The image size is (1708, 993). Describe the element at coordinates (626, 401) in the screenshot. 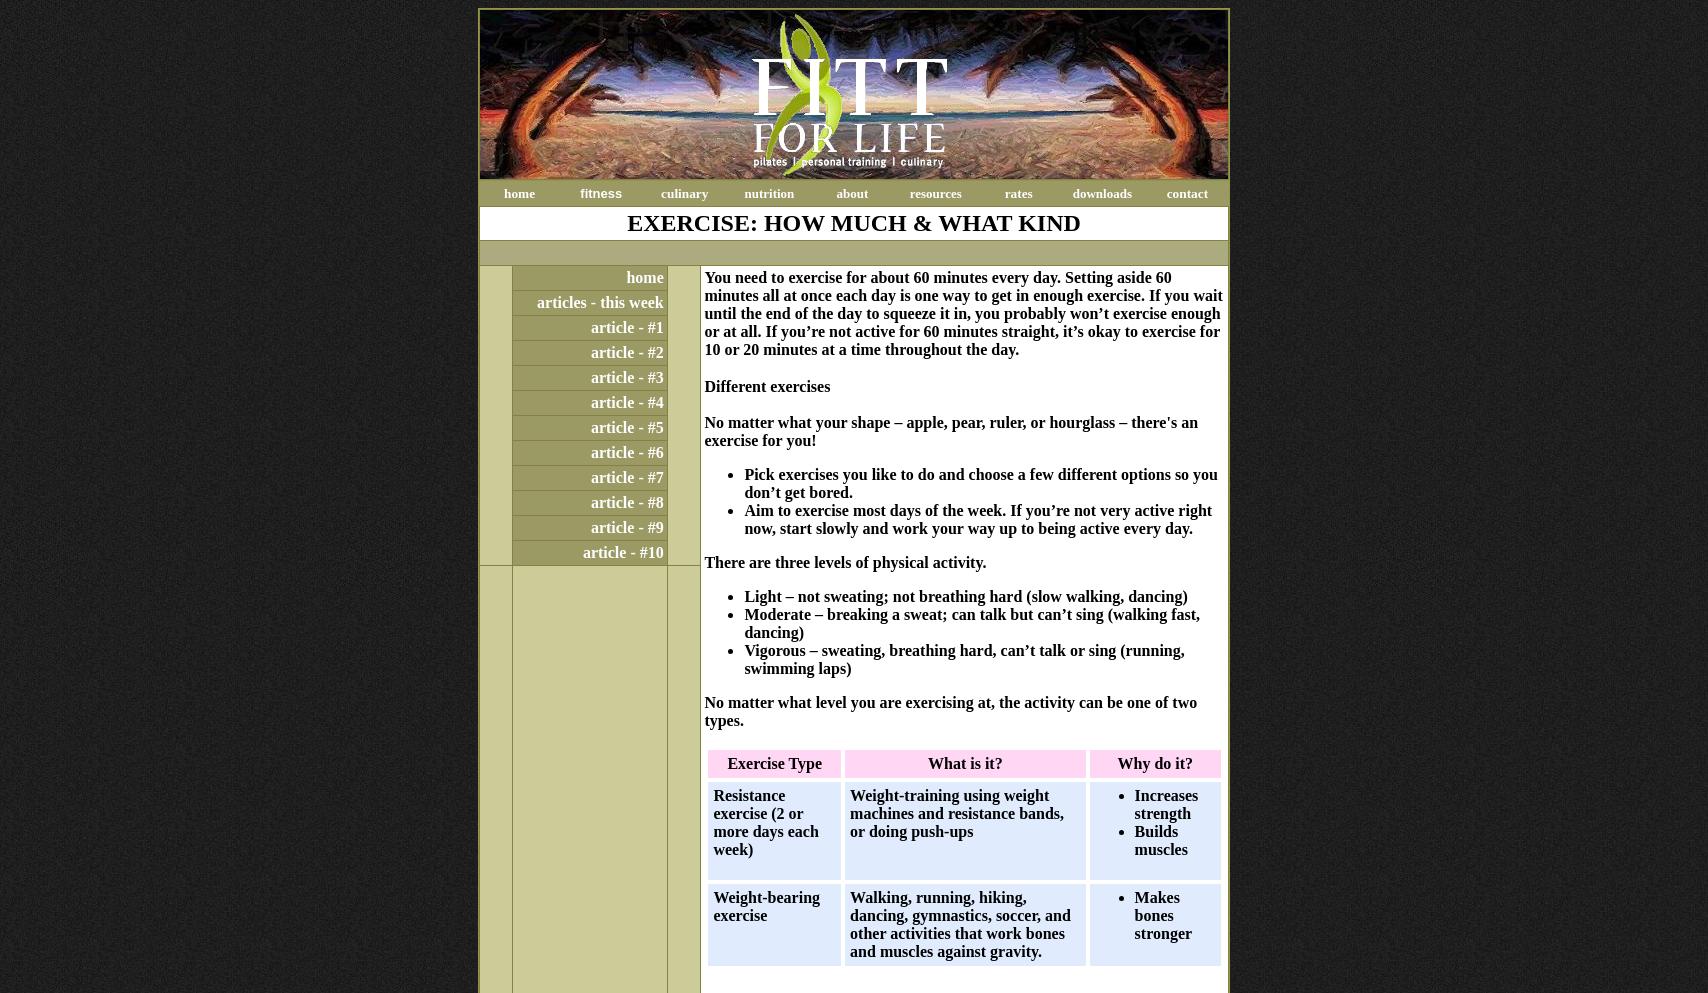

I see `'article - #4'` at that location.